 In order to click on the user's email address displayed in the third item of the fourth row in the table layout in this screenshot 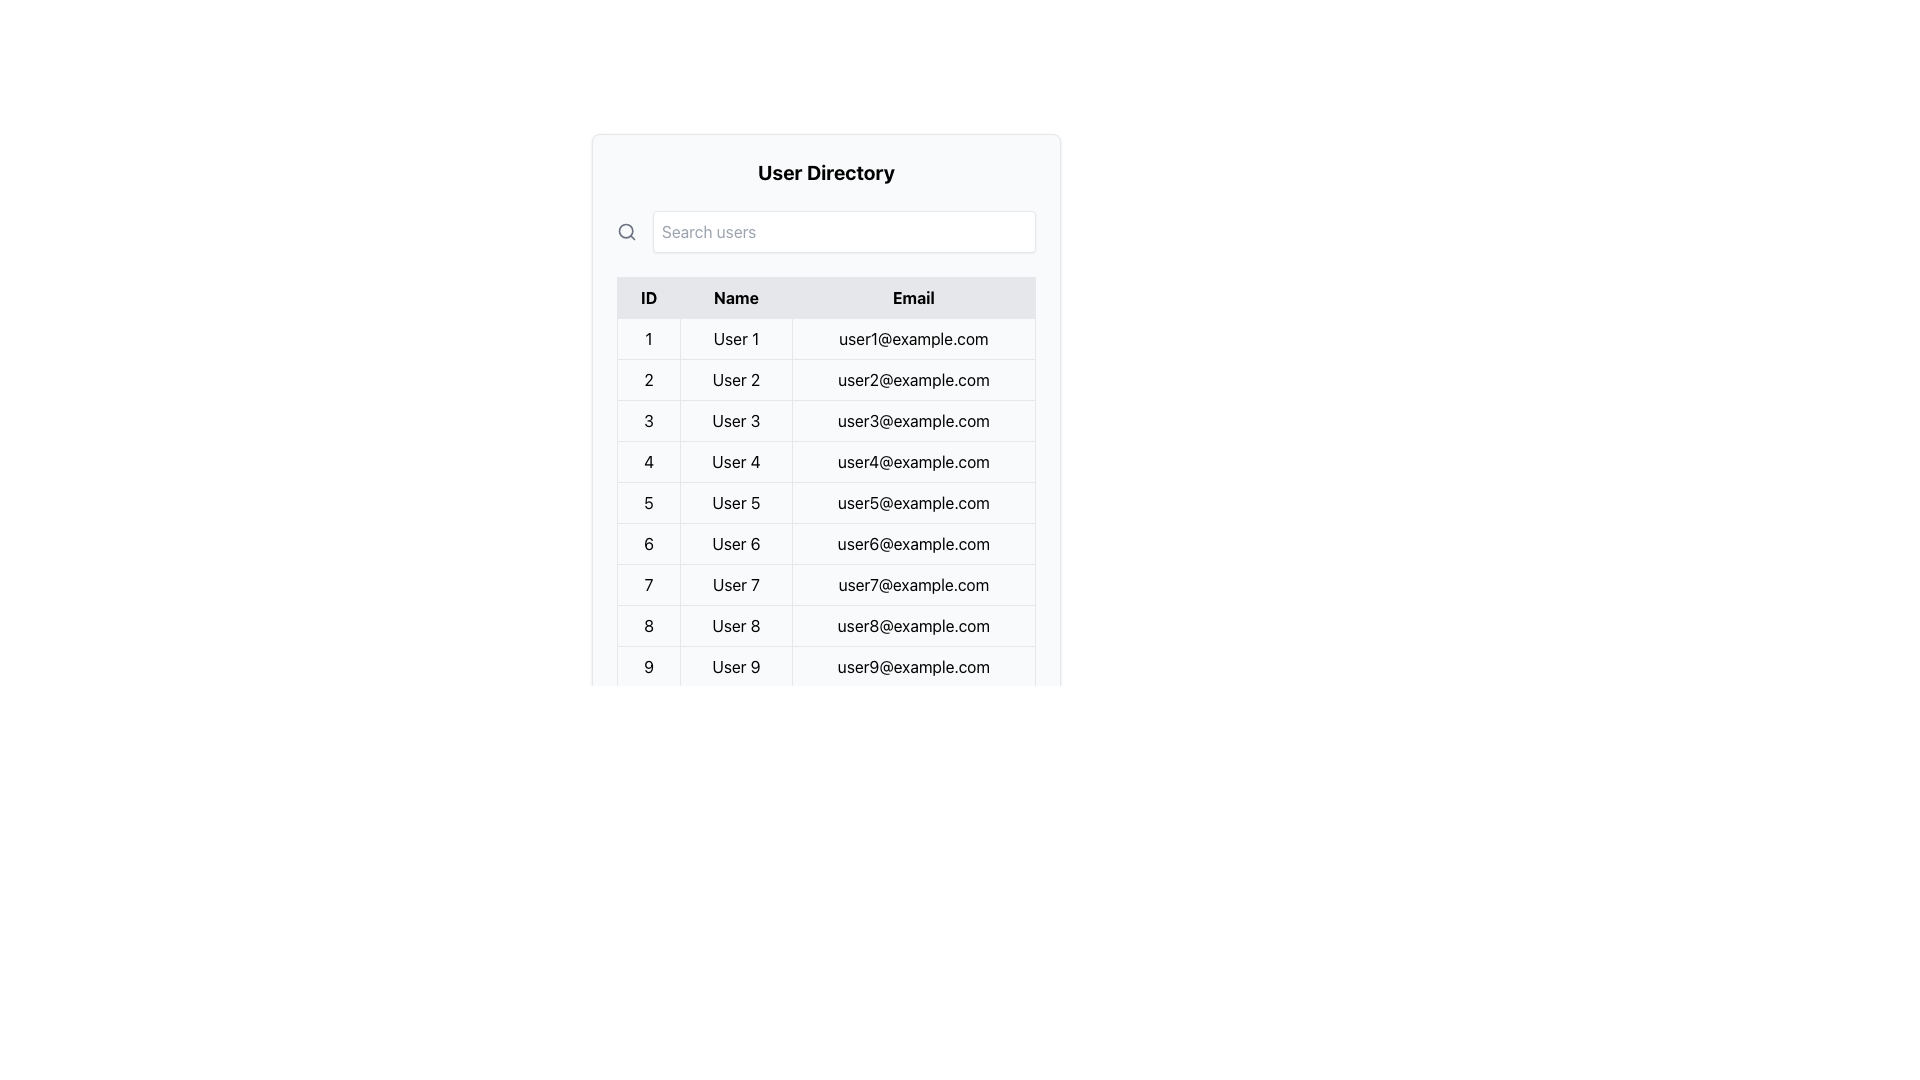, I will do `click(912, 462)`.